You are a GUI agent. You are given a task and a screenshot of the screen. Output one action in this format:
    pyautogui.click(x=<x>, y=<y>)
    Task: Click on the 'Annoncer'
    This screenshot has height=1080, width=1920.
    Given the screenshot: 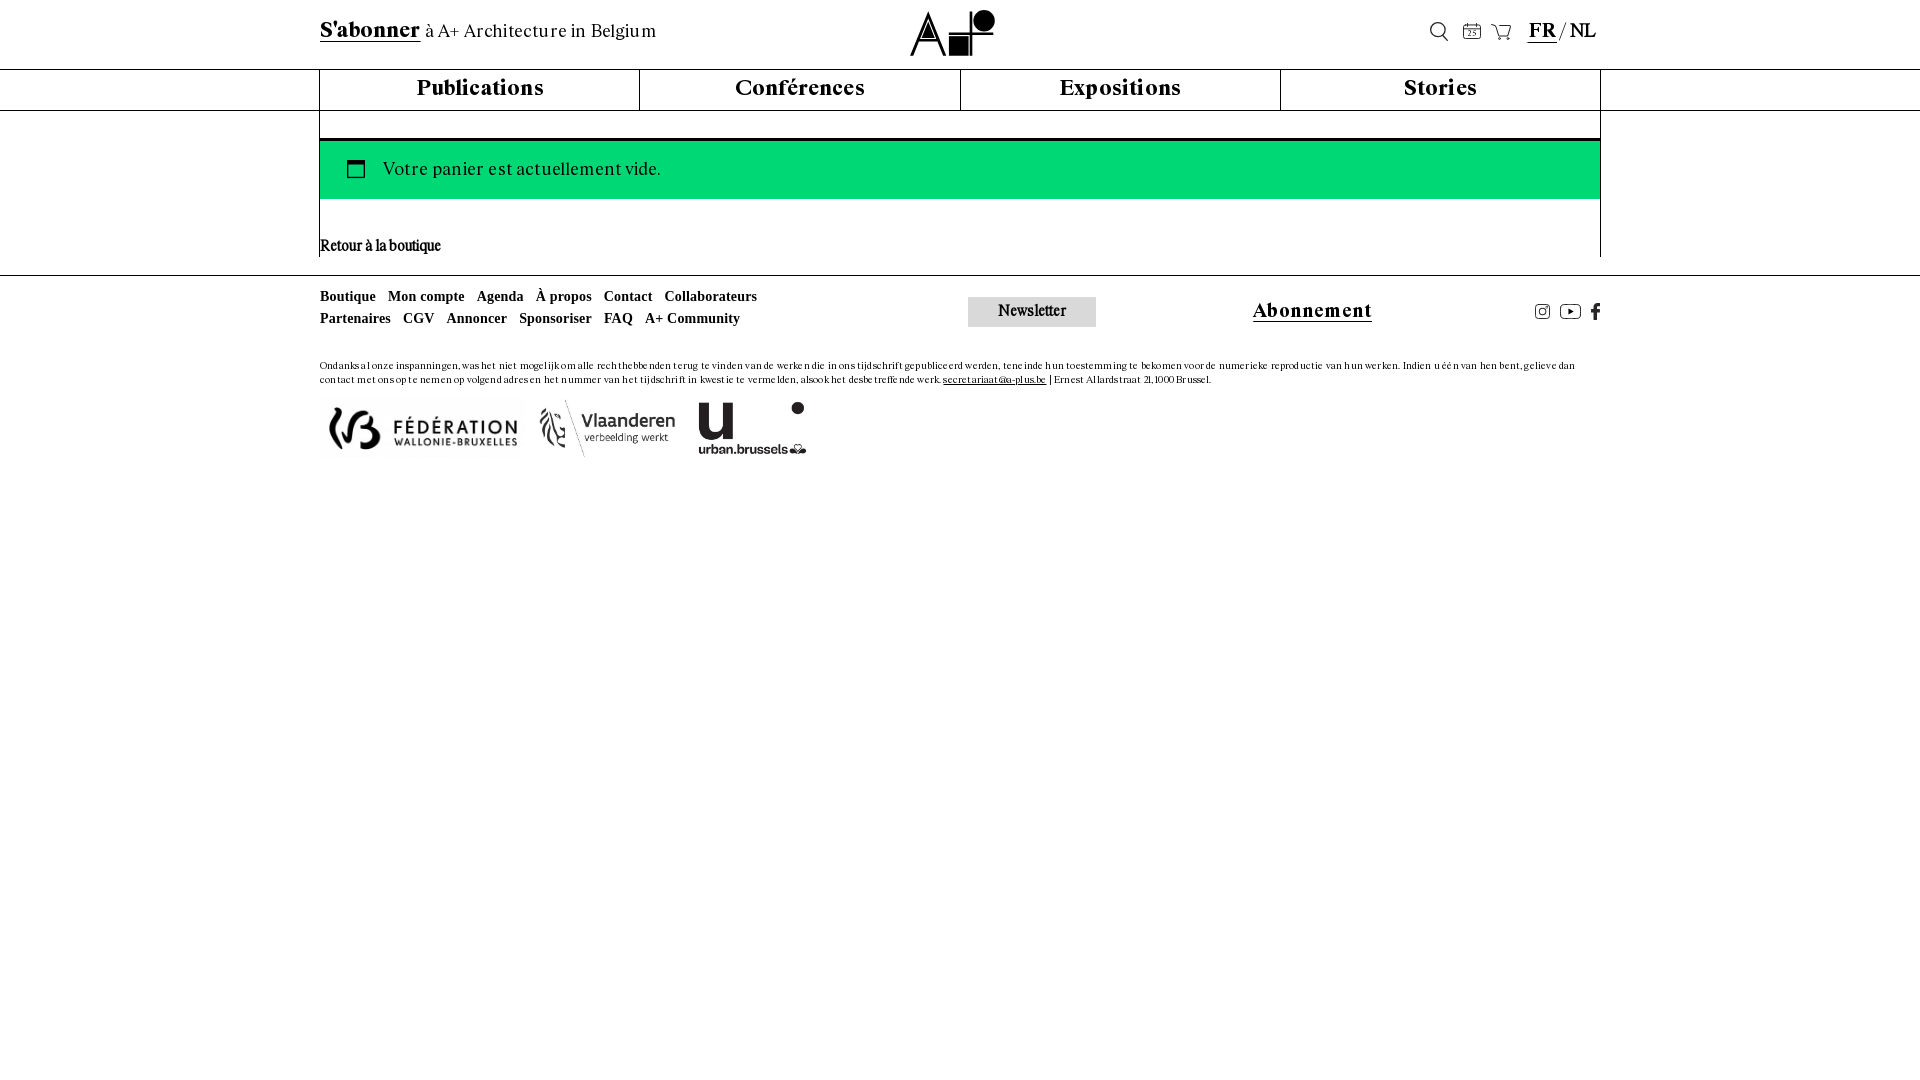 What is the action you would take?
    pyautogui.click(x=476, y=317)
    